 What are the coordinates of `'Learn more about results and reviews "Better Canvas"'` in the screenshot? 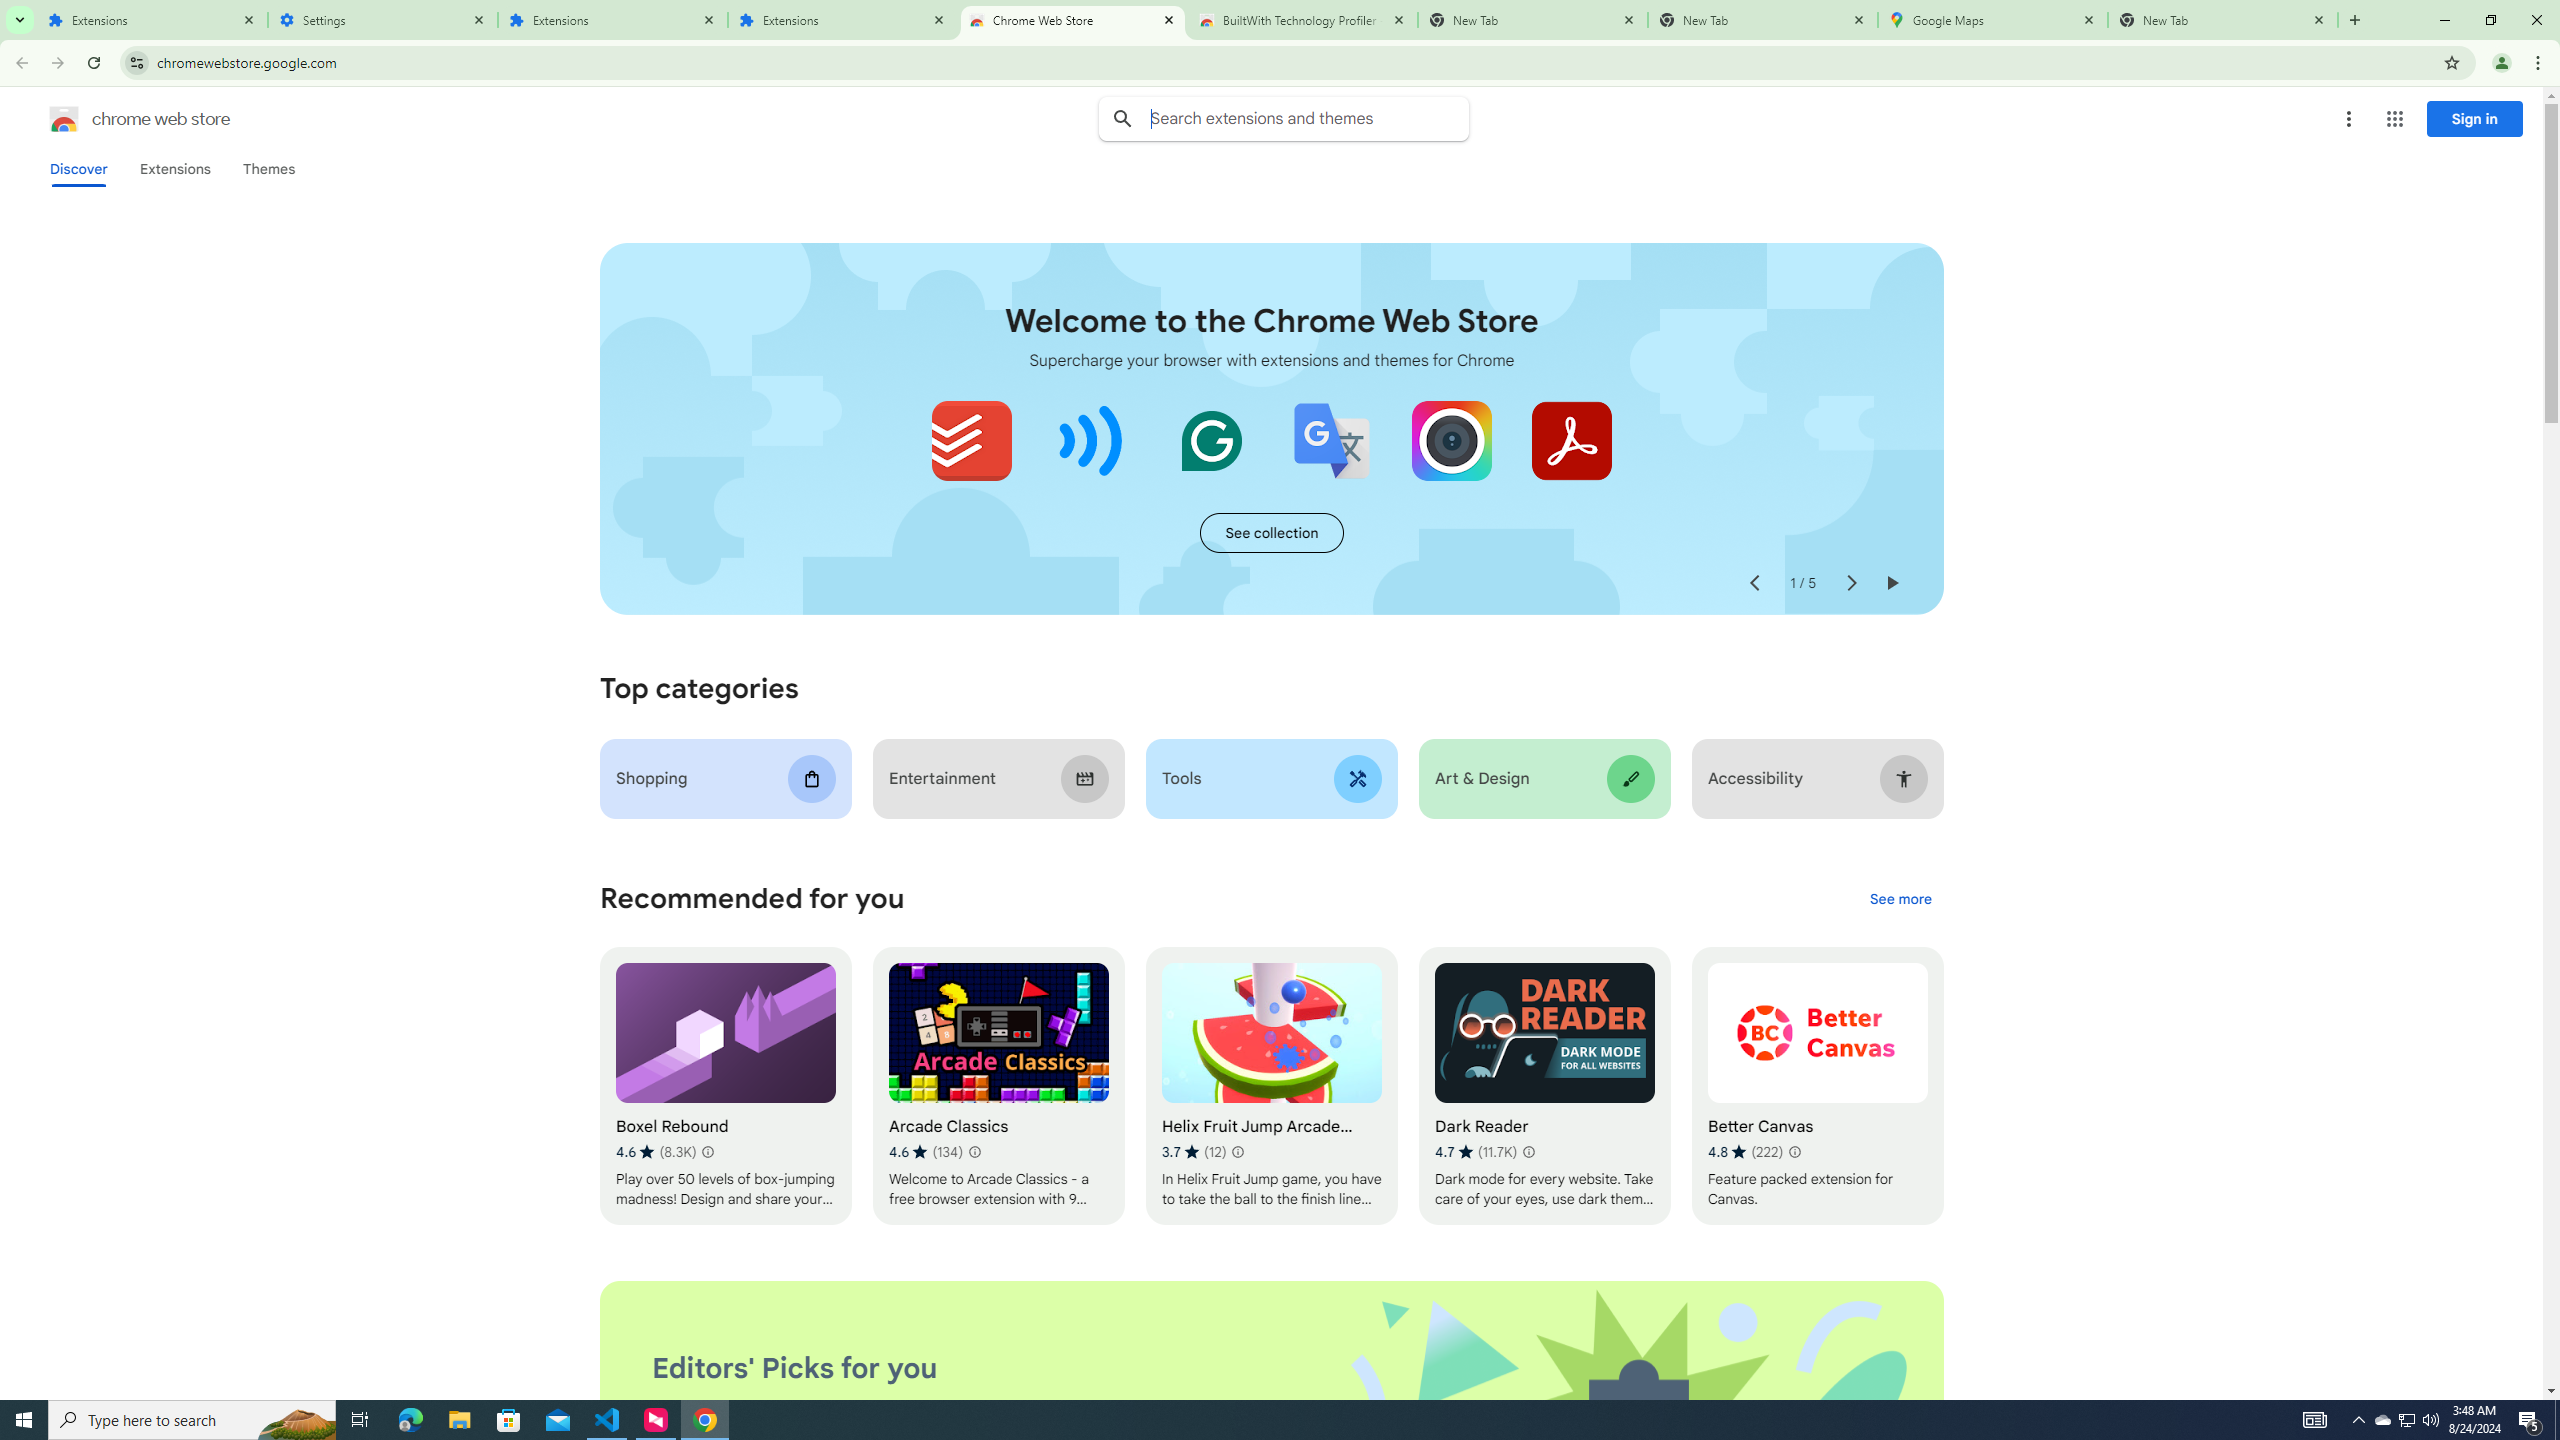 It's located at (1793, 1152).